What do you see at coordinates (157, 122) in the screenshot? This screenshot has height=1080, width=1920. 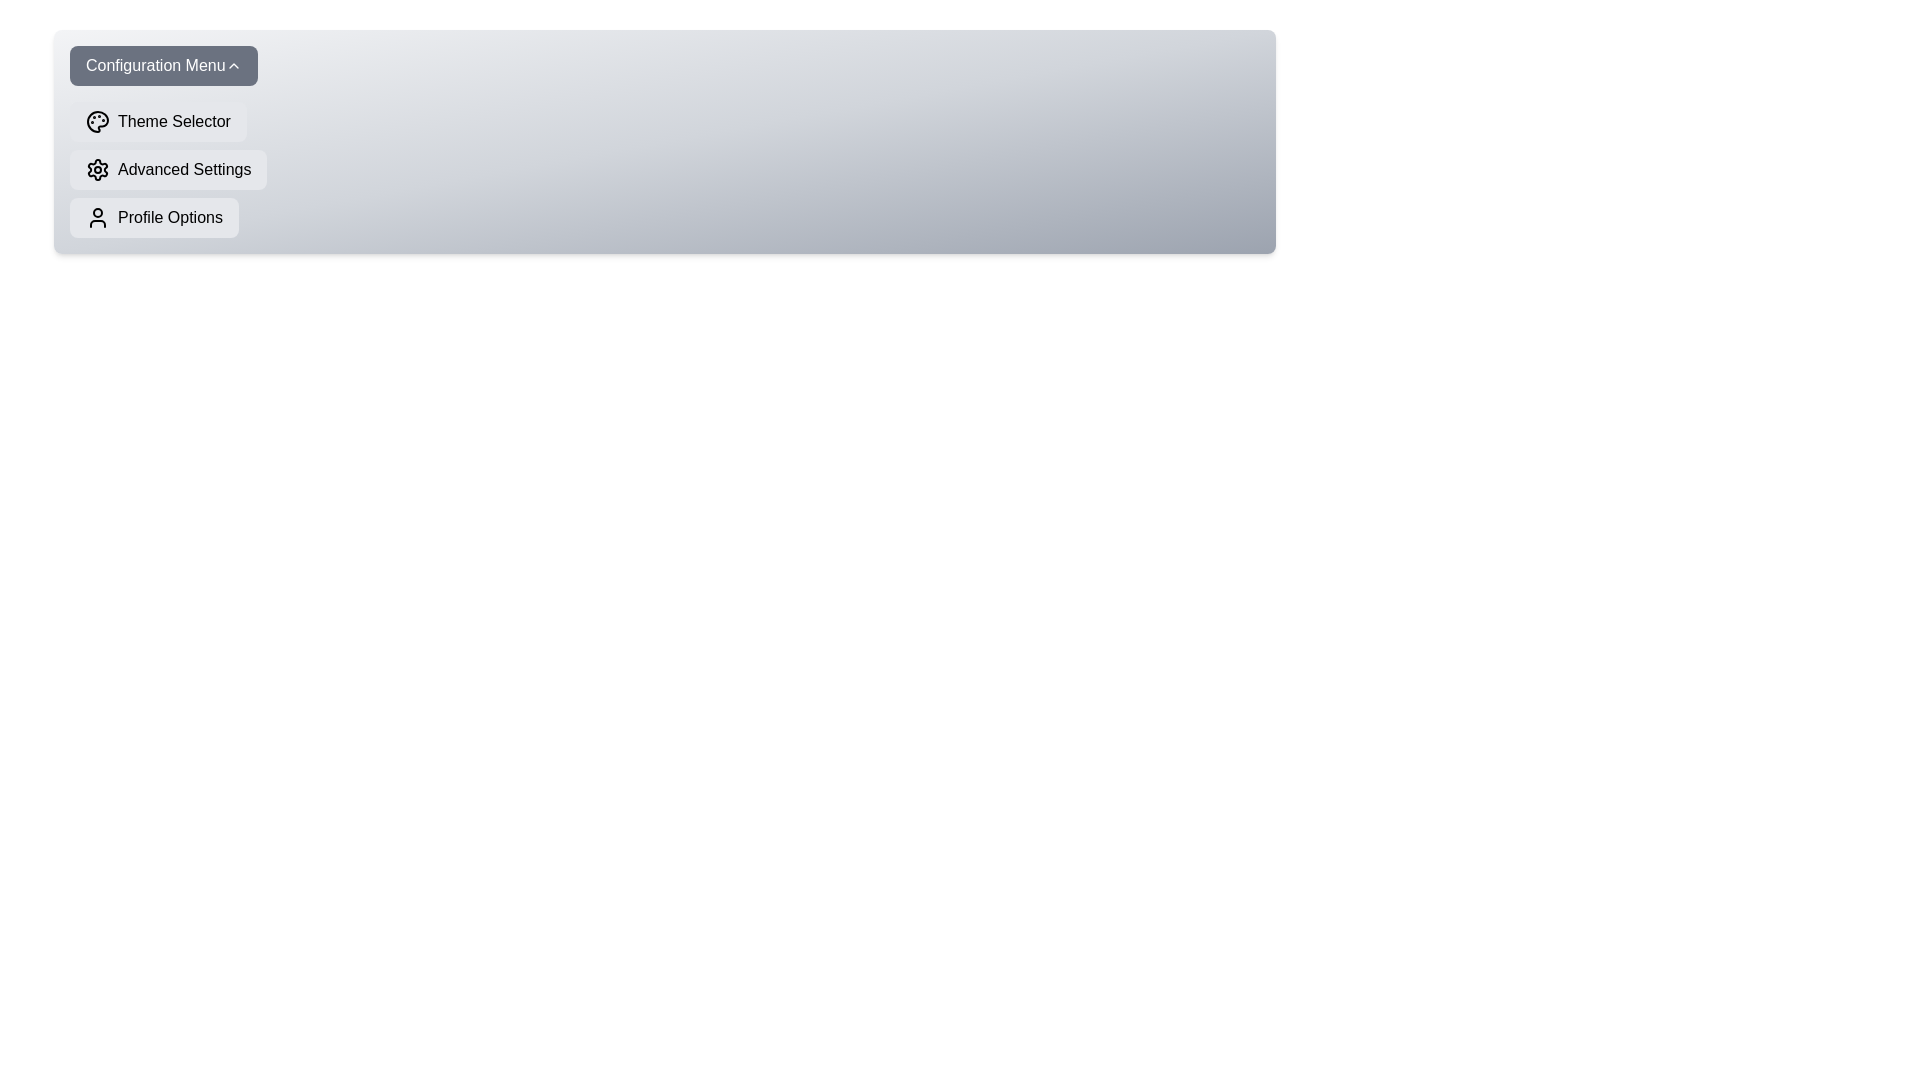 I see `the 'Theme Selector' button to select it` at bounding box center [157, 122].